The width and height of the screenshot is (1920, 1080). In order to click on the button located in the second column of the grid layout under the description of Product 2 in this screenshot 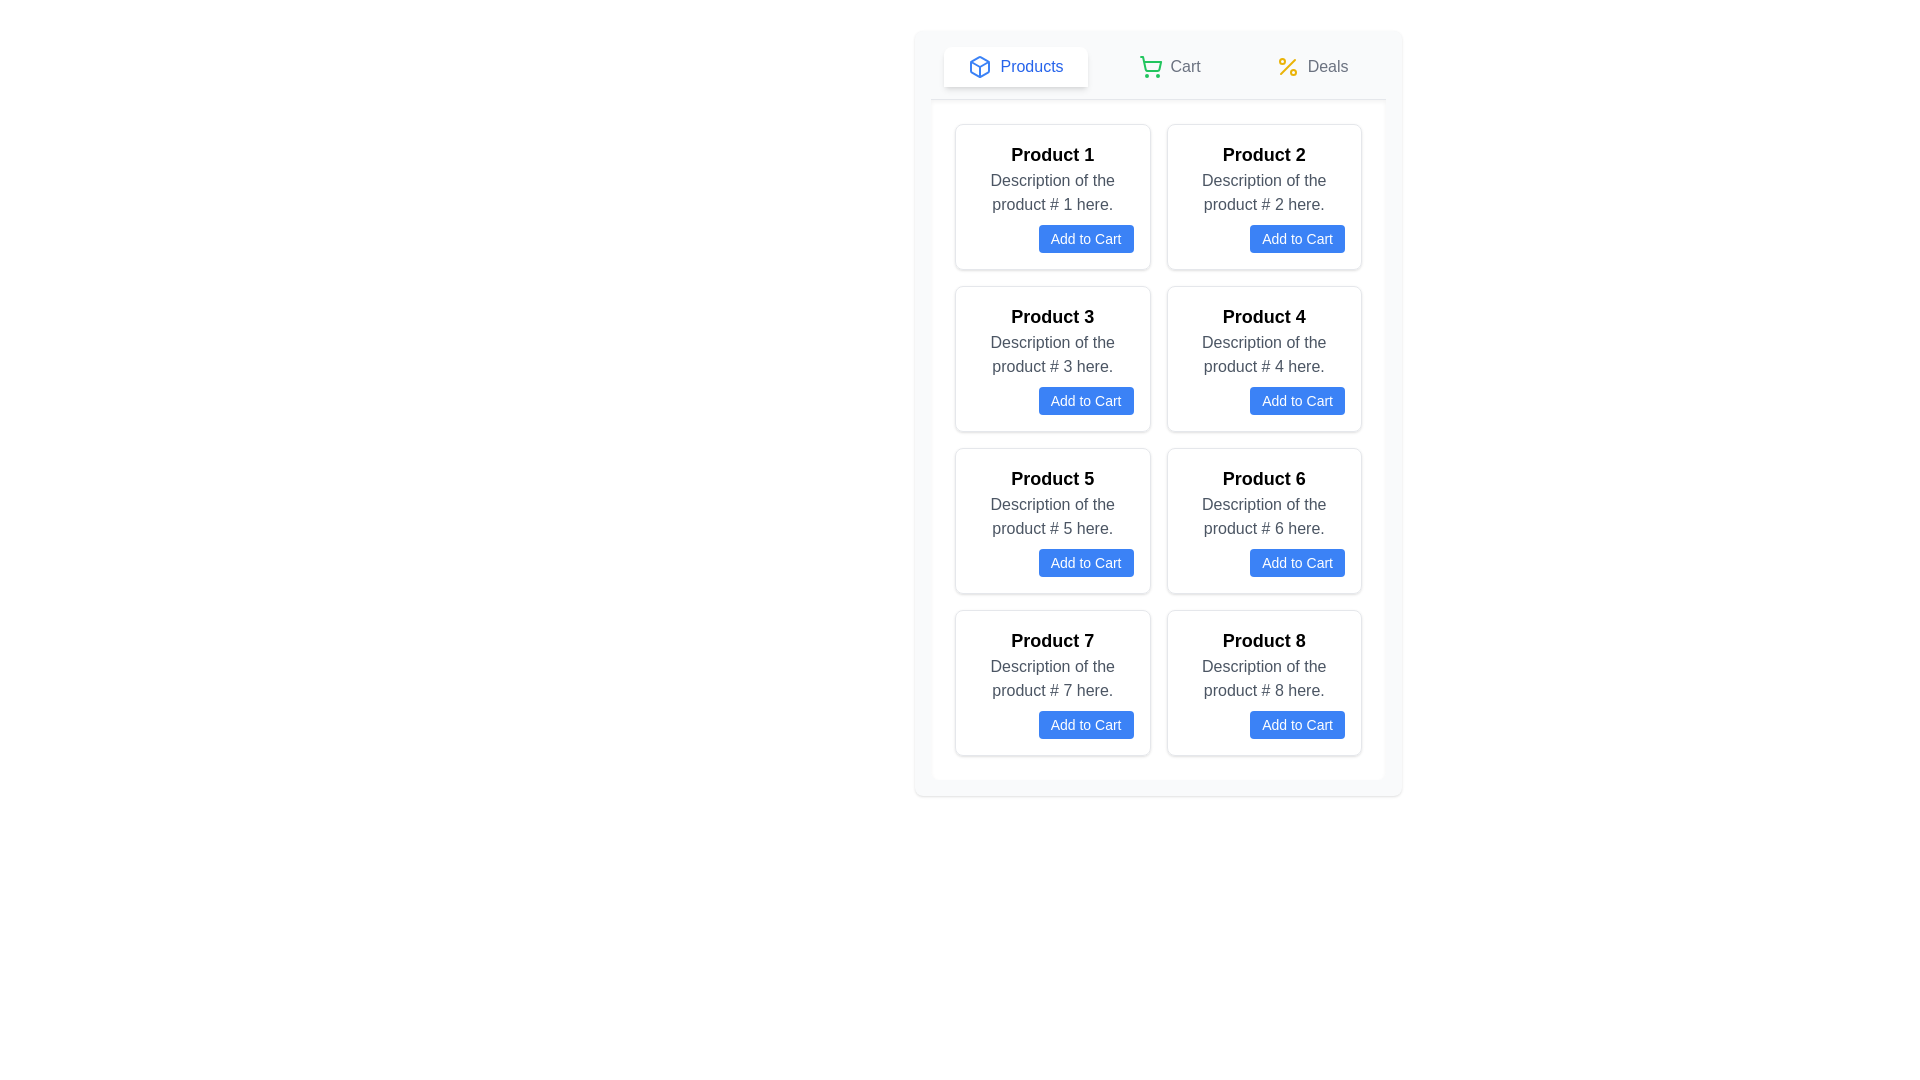, I will do `click(1297, 238)`.